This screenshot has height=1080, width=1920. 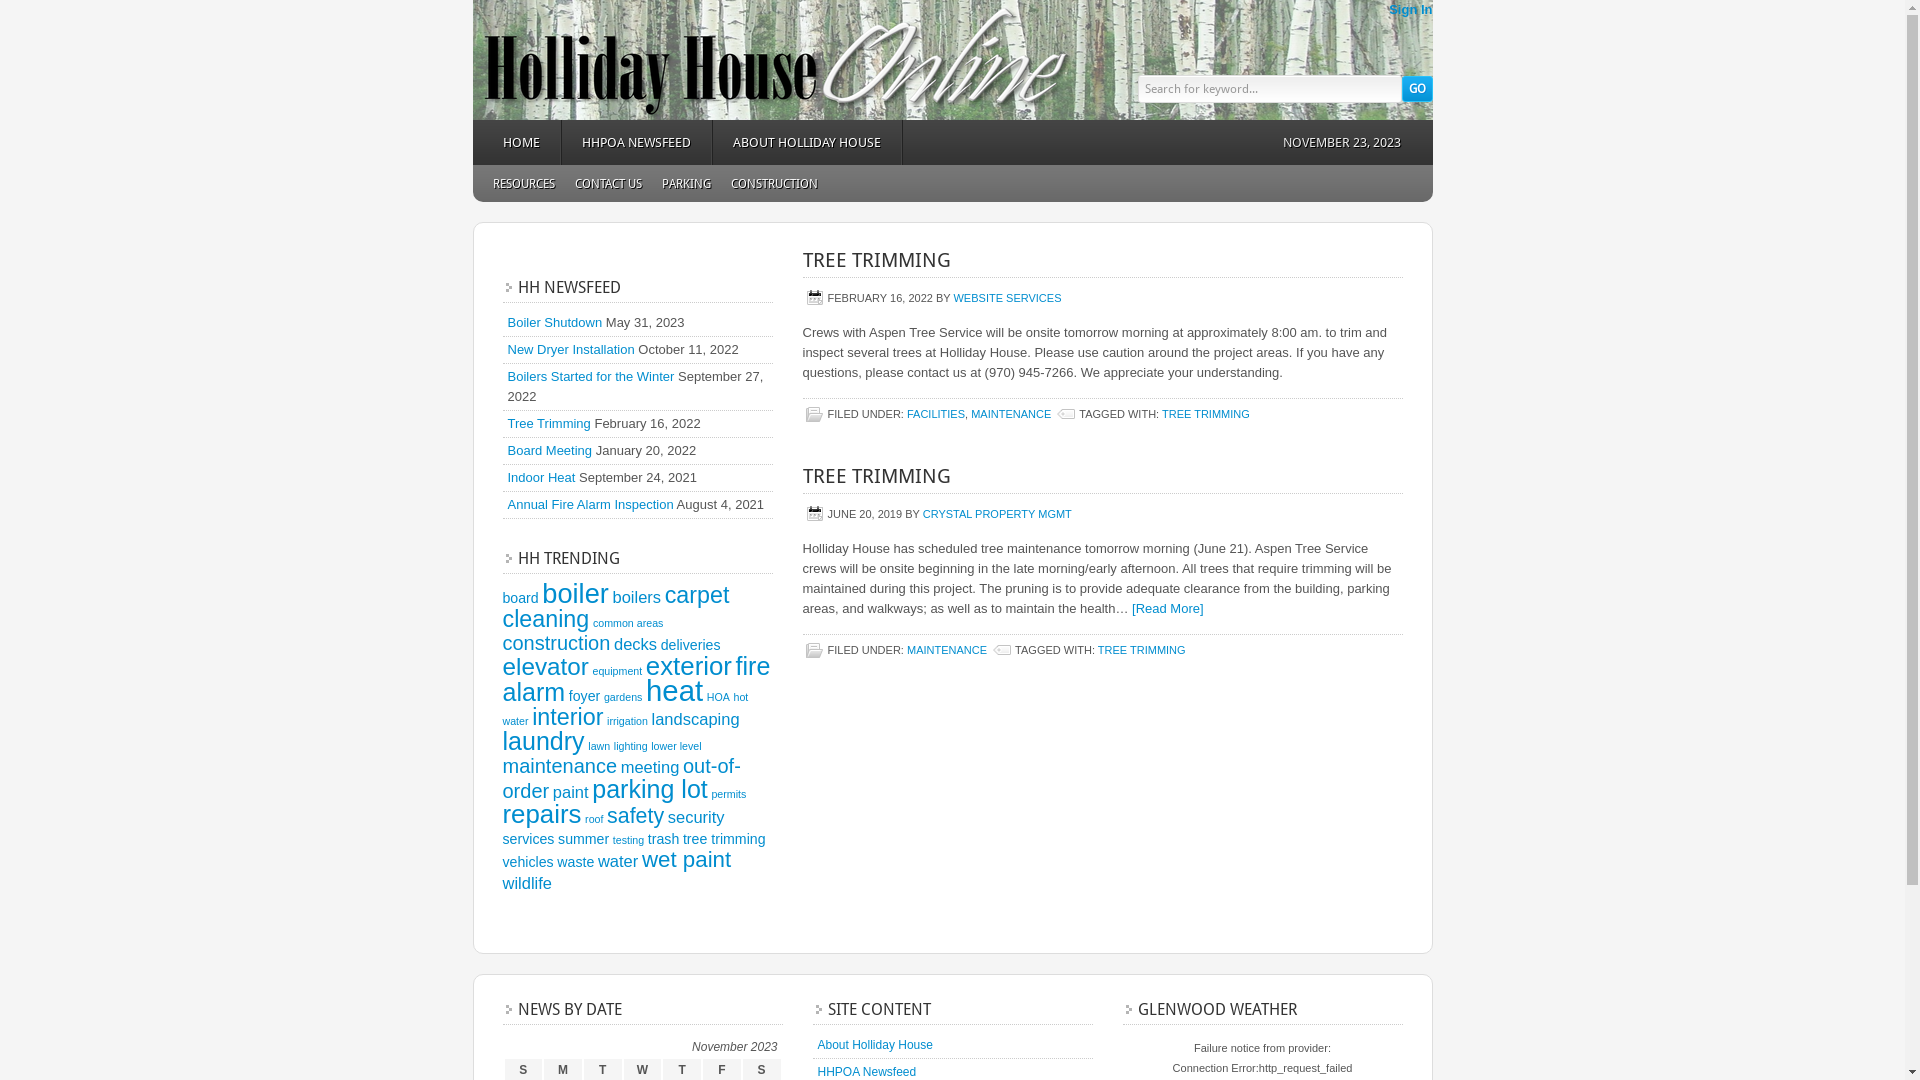 What do you see at coordinates (650, 766) in the screenshot?
I see `'meeting'` at bounding box center [650, 766].